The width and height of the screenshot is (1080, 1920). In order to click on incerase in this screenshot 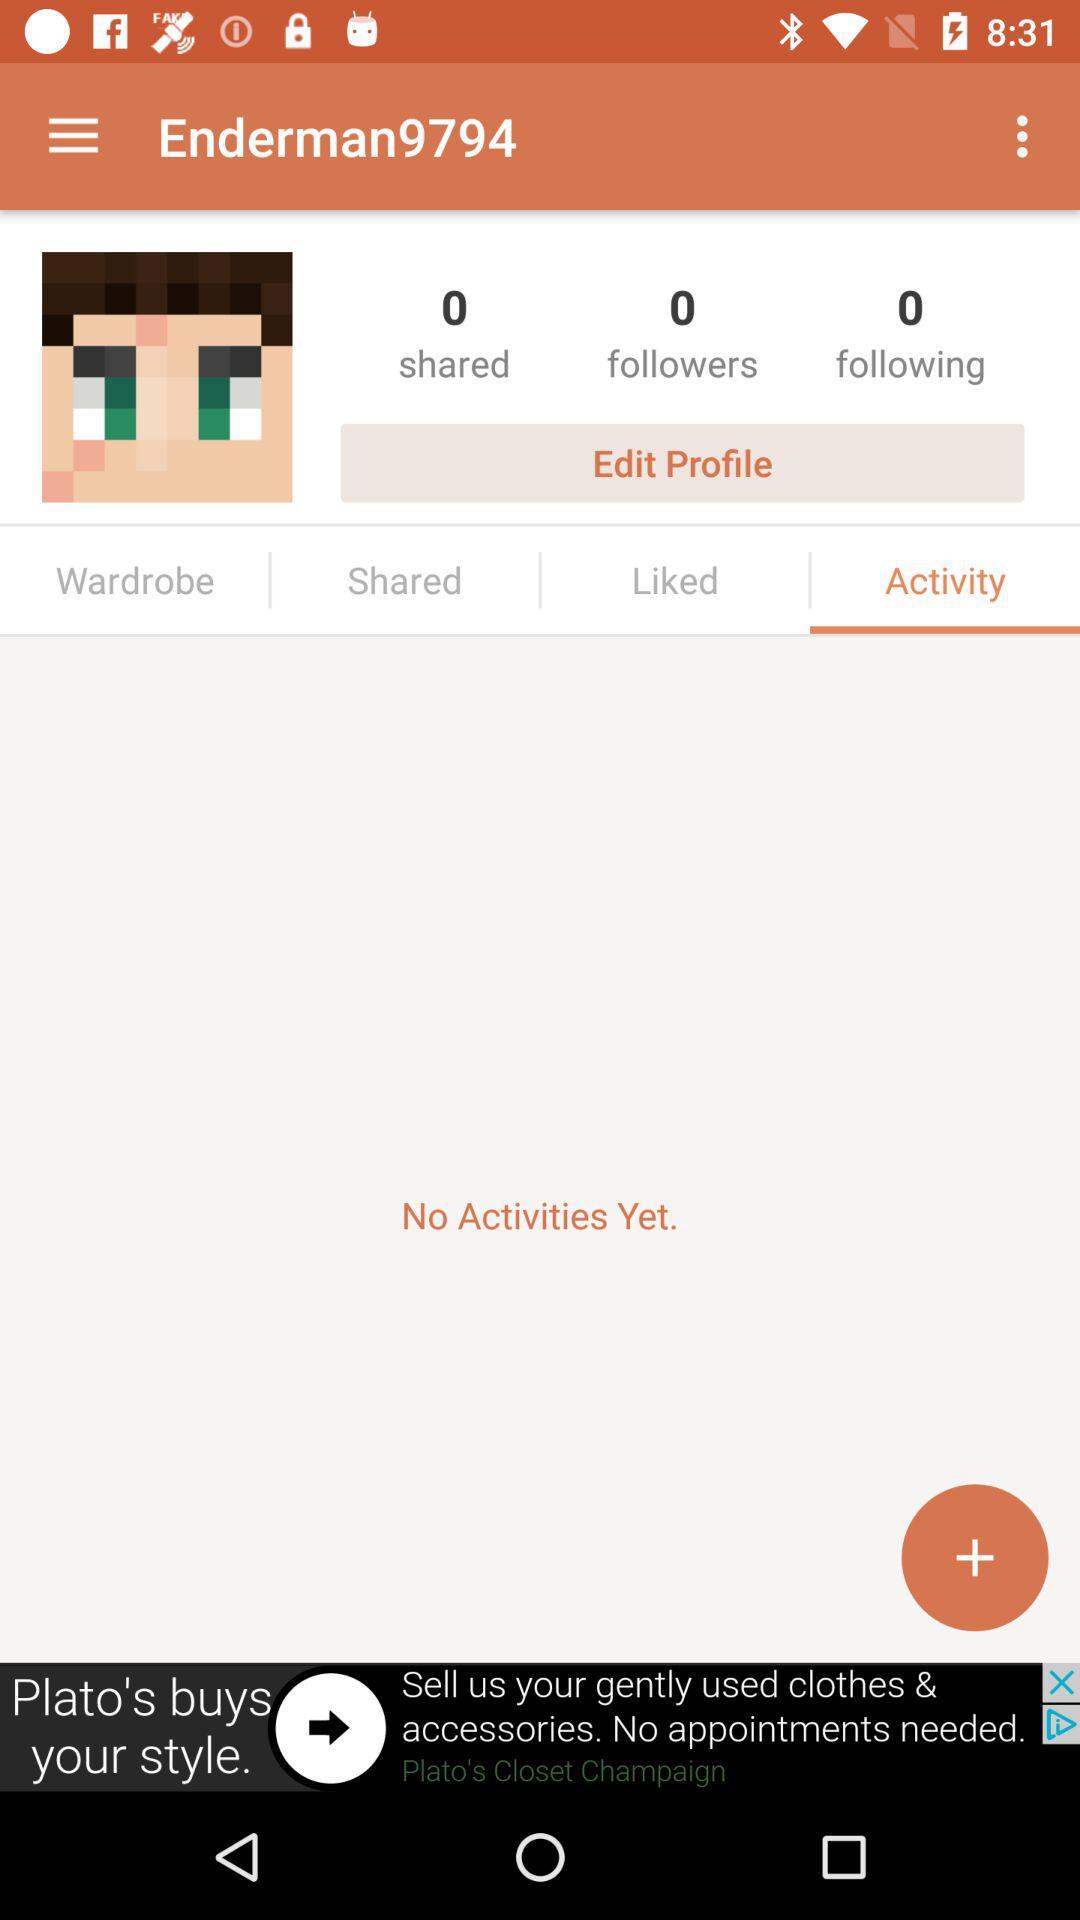, I will do `click(974, 1556)`.